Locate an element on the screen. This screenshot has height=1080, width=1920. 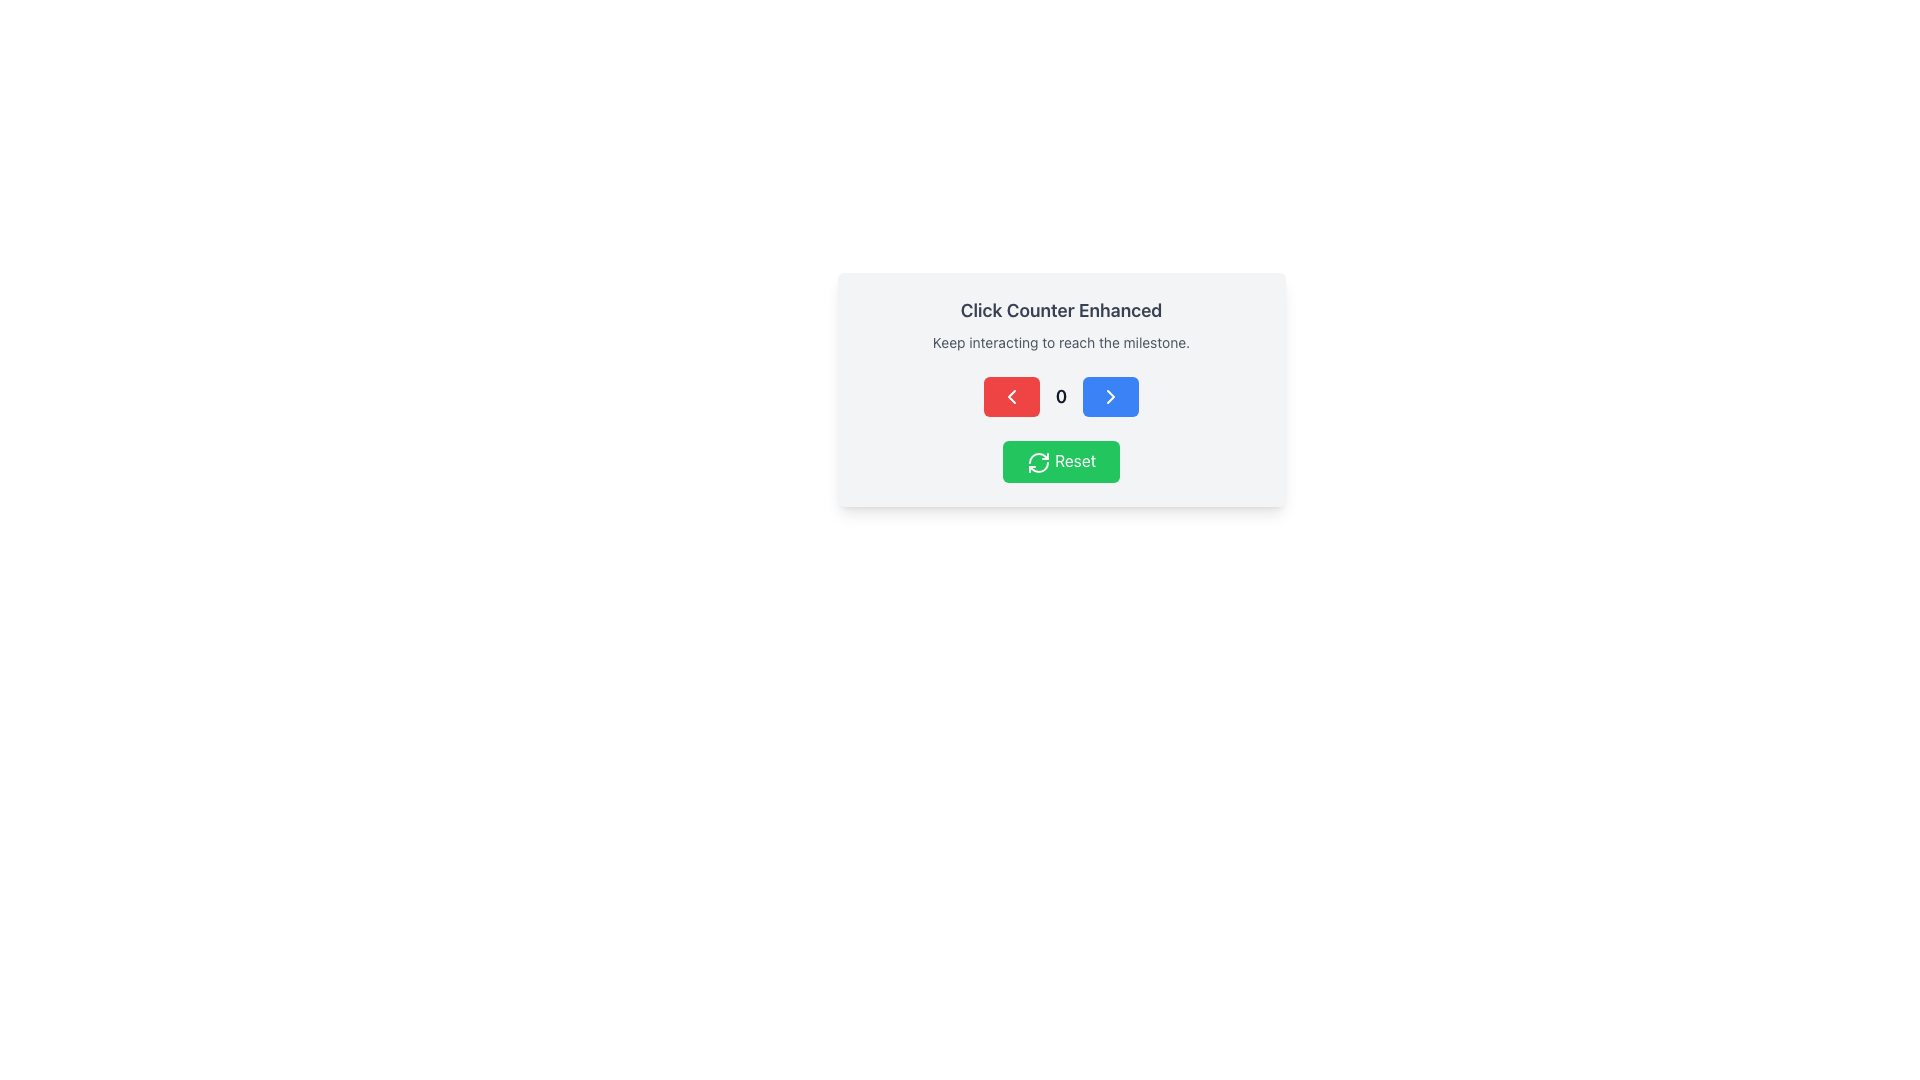
the instructional Text Label located below the heading 'Click Counter Enhanced', which provides guidance about ongoing progress is located at coordinates (1060, 342).